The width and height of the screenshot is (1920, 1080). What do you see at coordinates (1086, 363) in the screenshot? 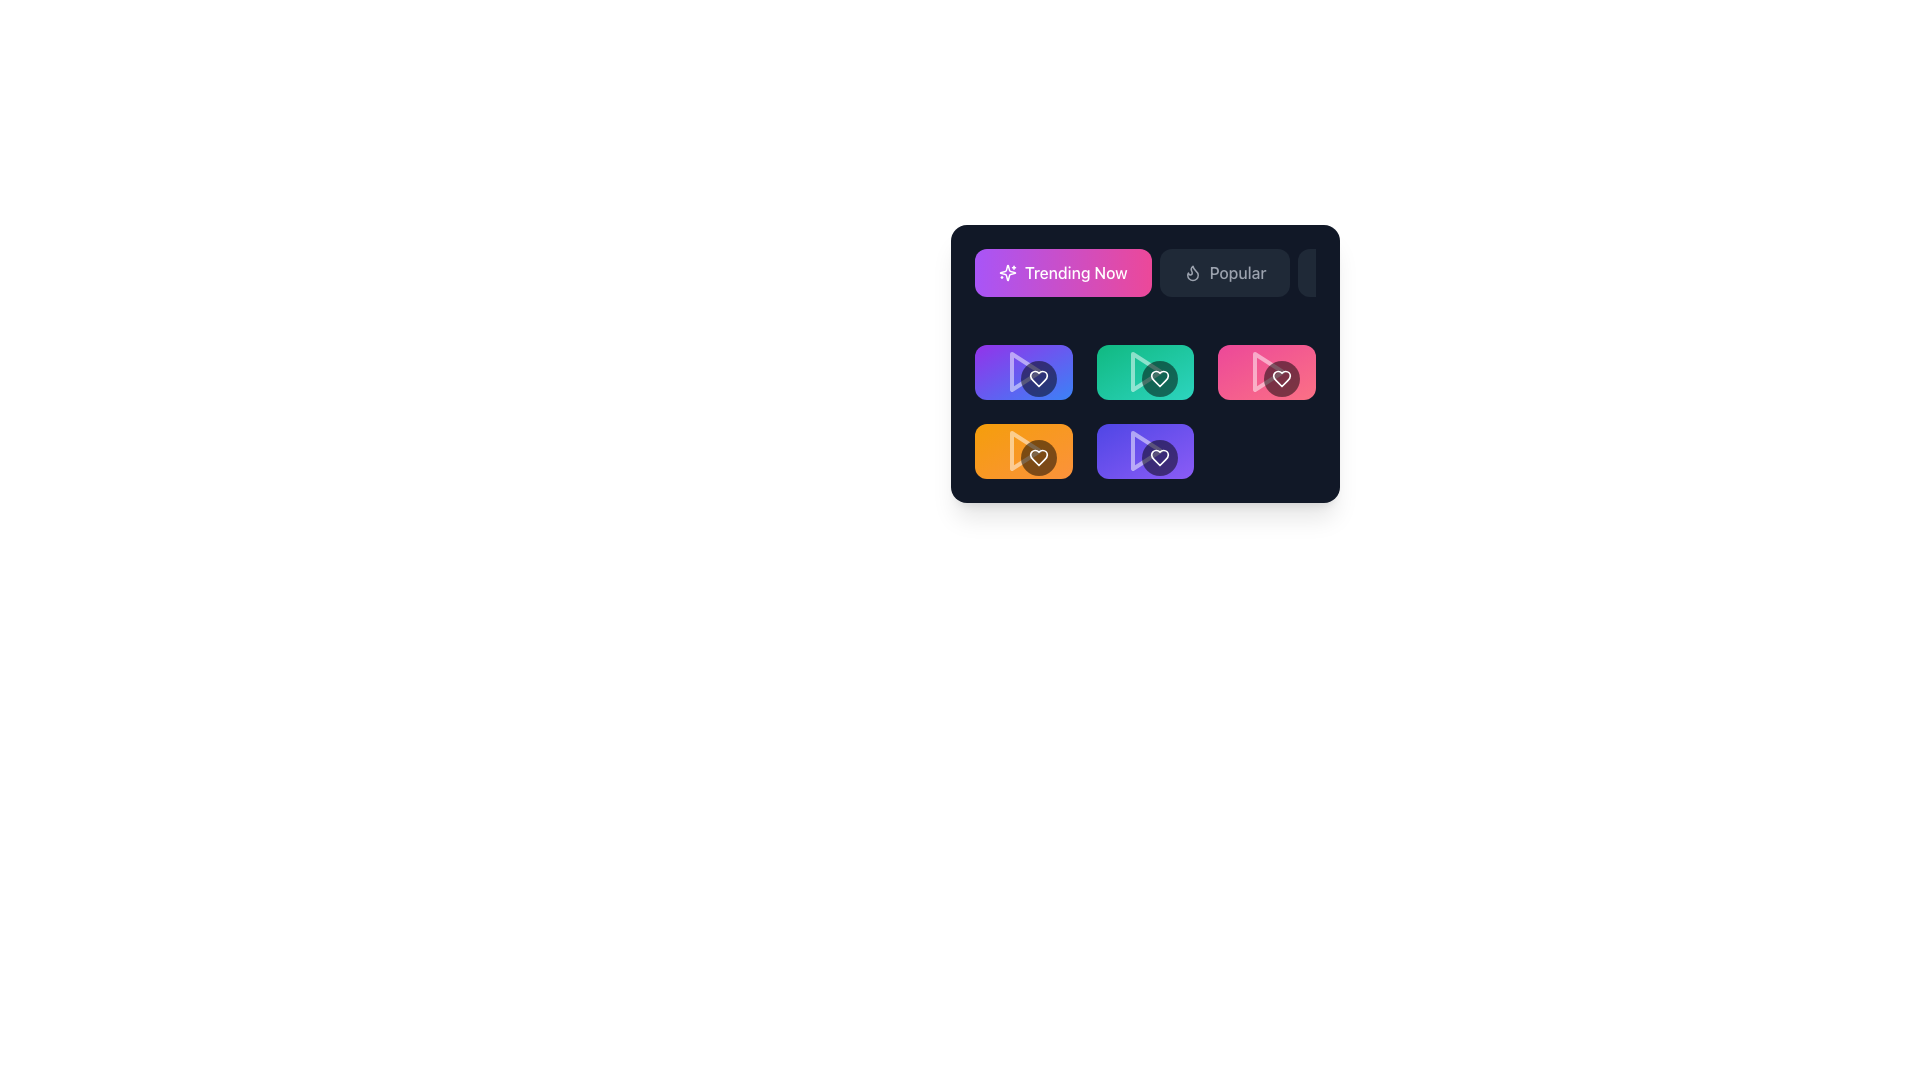
I see `the interactive icon button located in the second column of the first row` at bounding box center [1086, 363].